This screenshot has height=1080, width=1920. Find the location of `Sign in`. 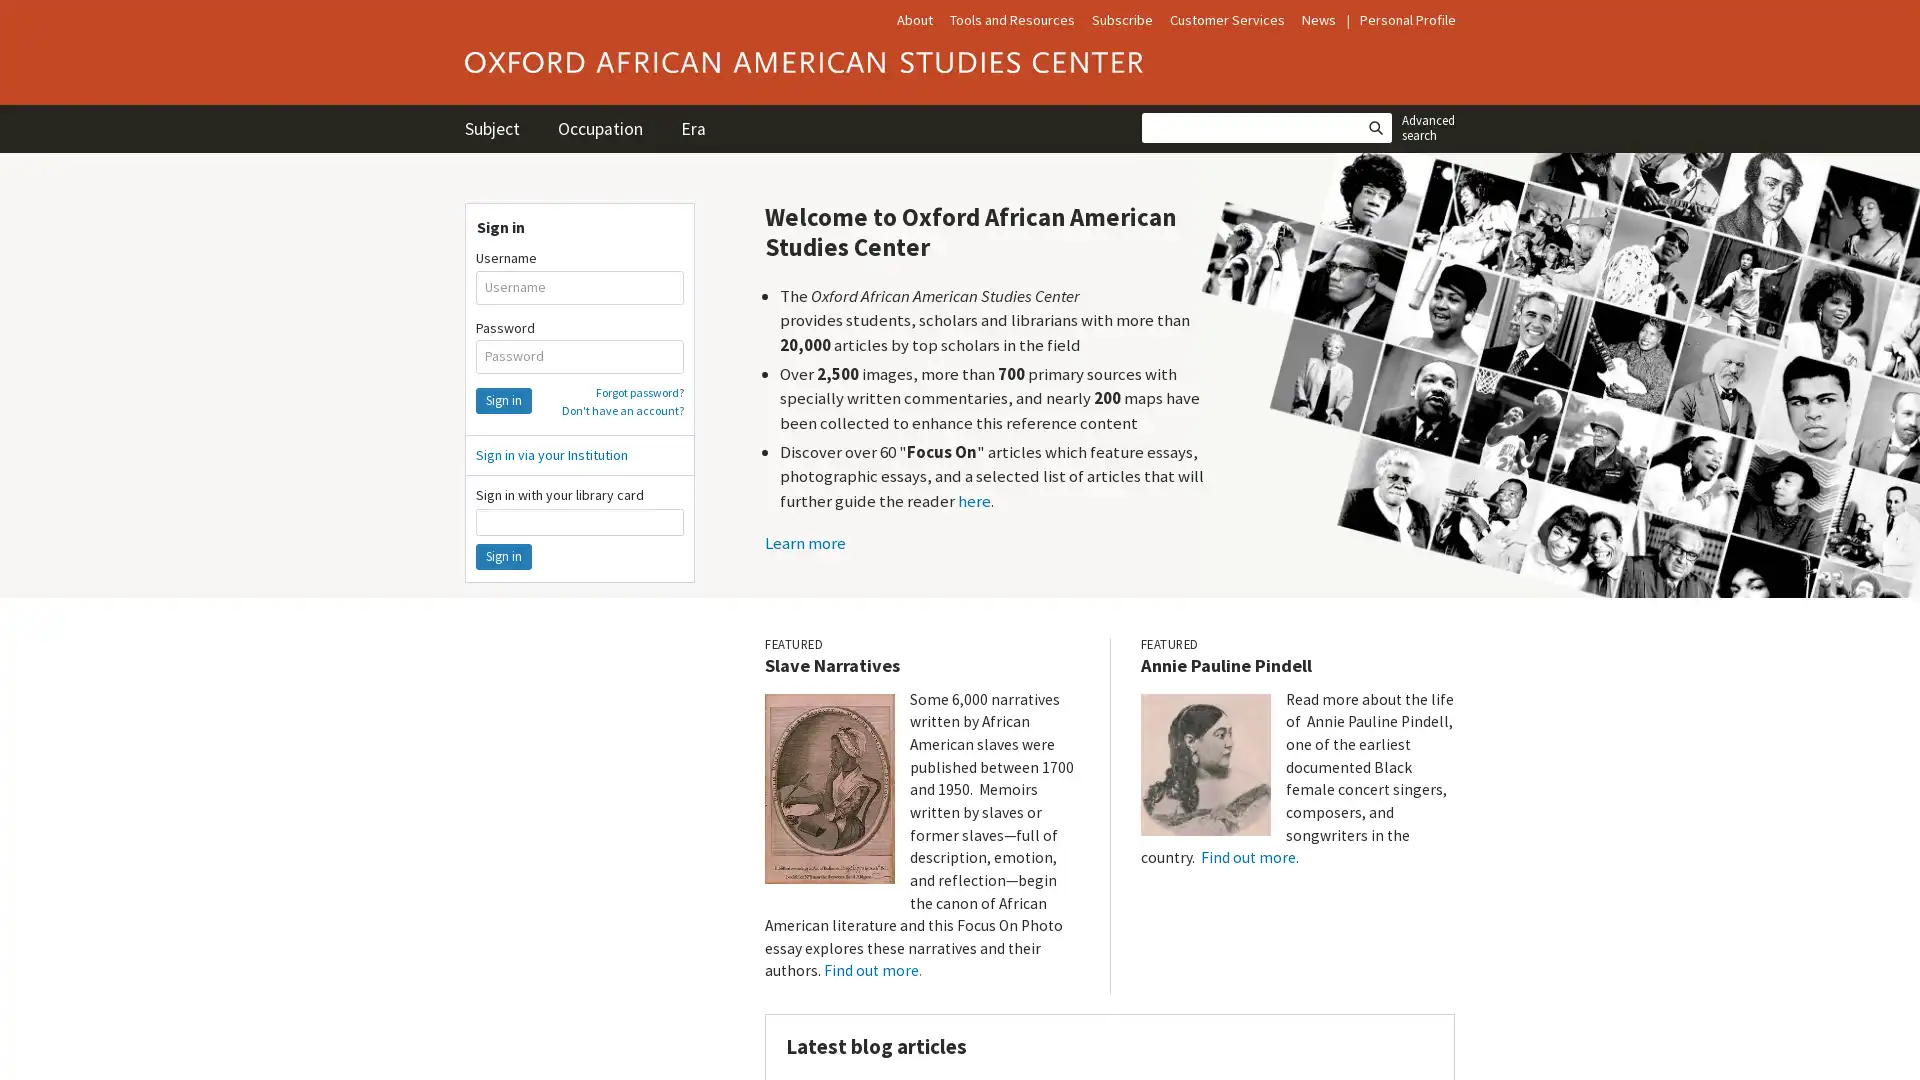

Sign in is located at coordinates (504, 555).